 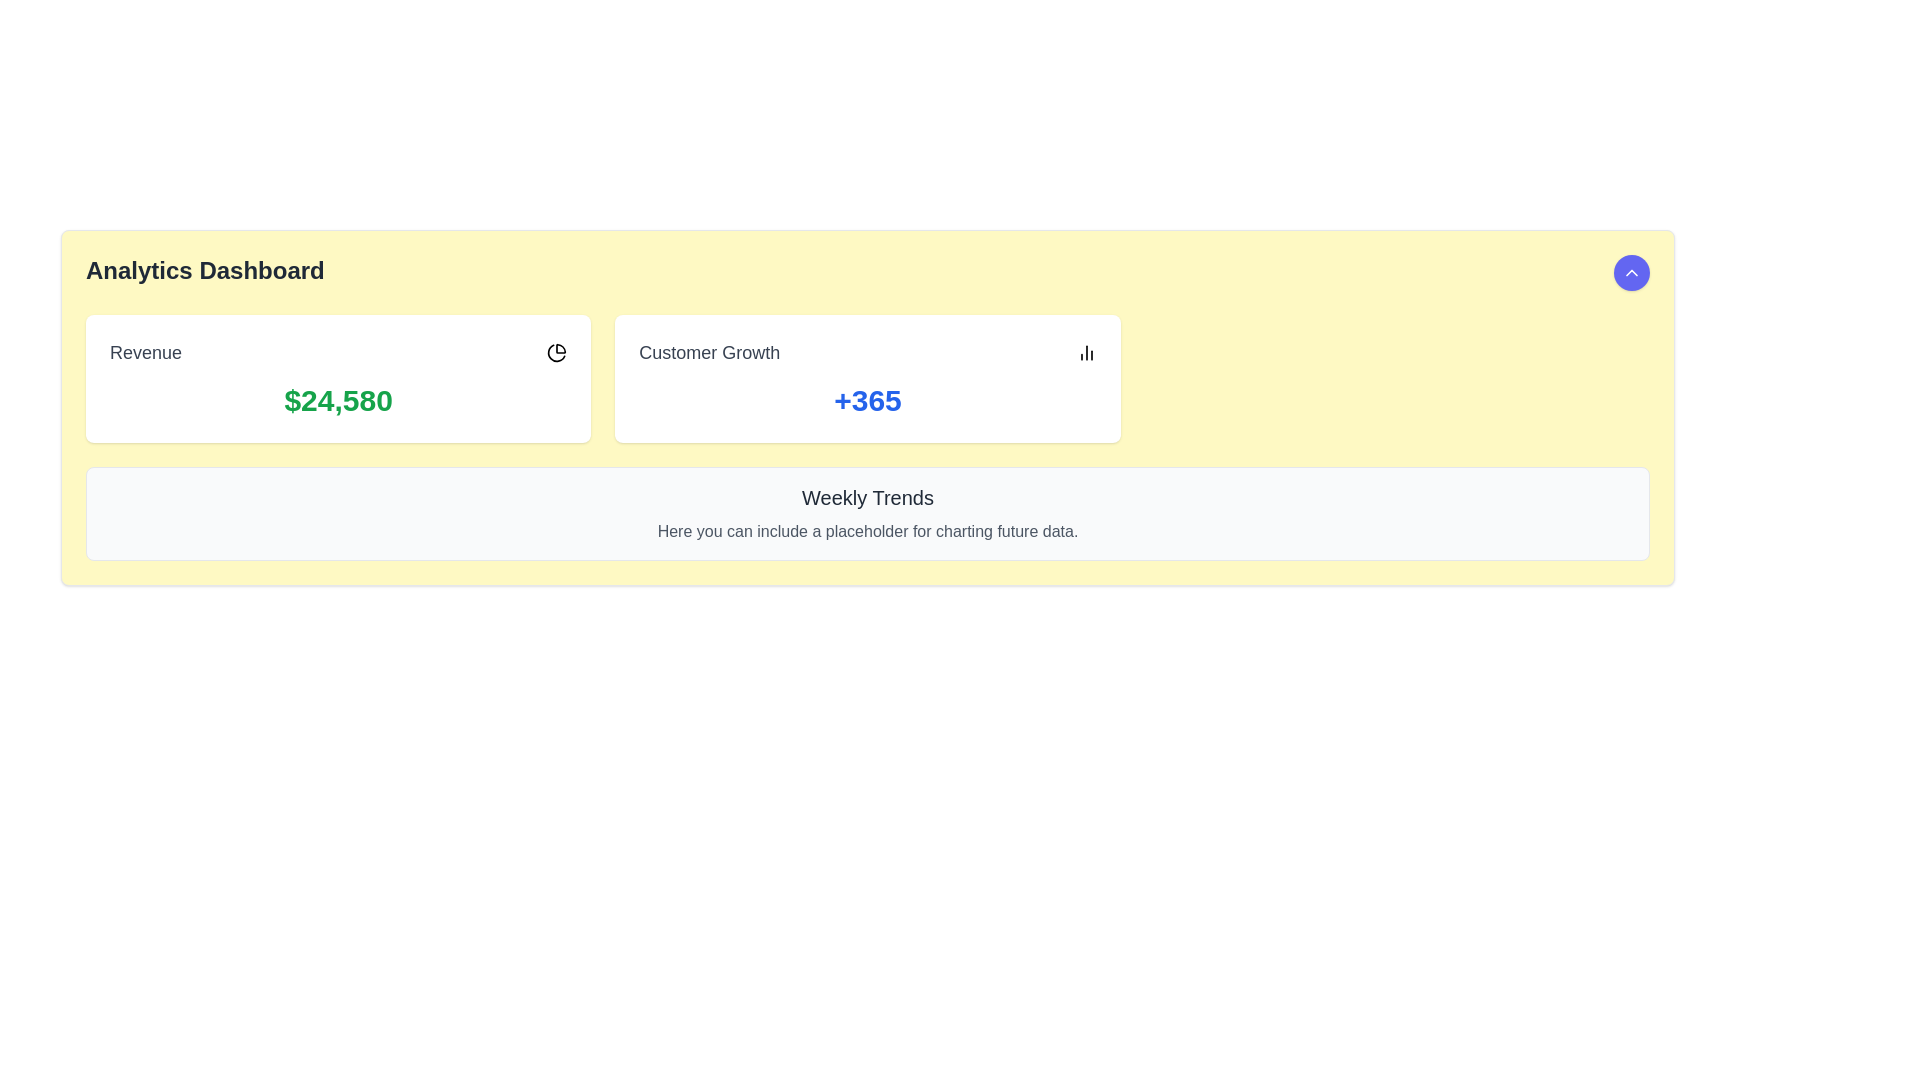 I want to click on the Text label that serves as the title for the revenue metric, positioned at the top left of the card displaying '$24,580', so click(x=145, y=352).